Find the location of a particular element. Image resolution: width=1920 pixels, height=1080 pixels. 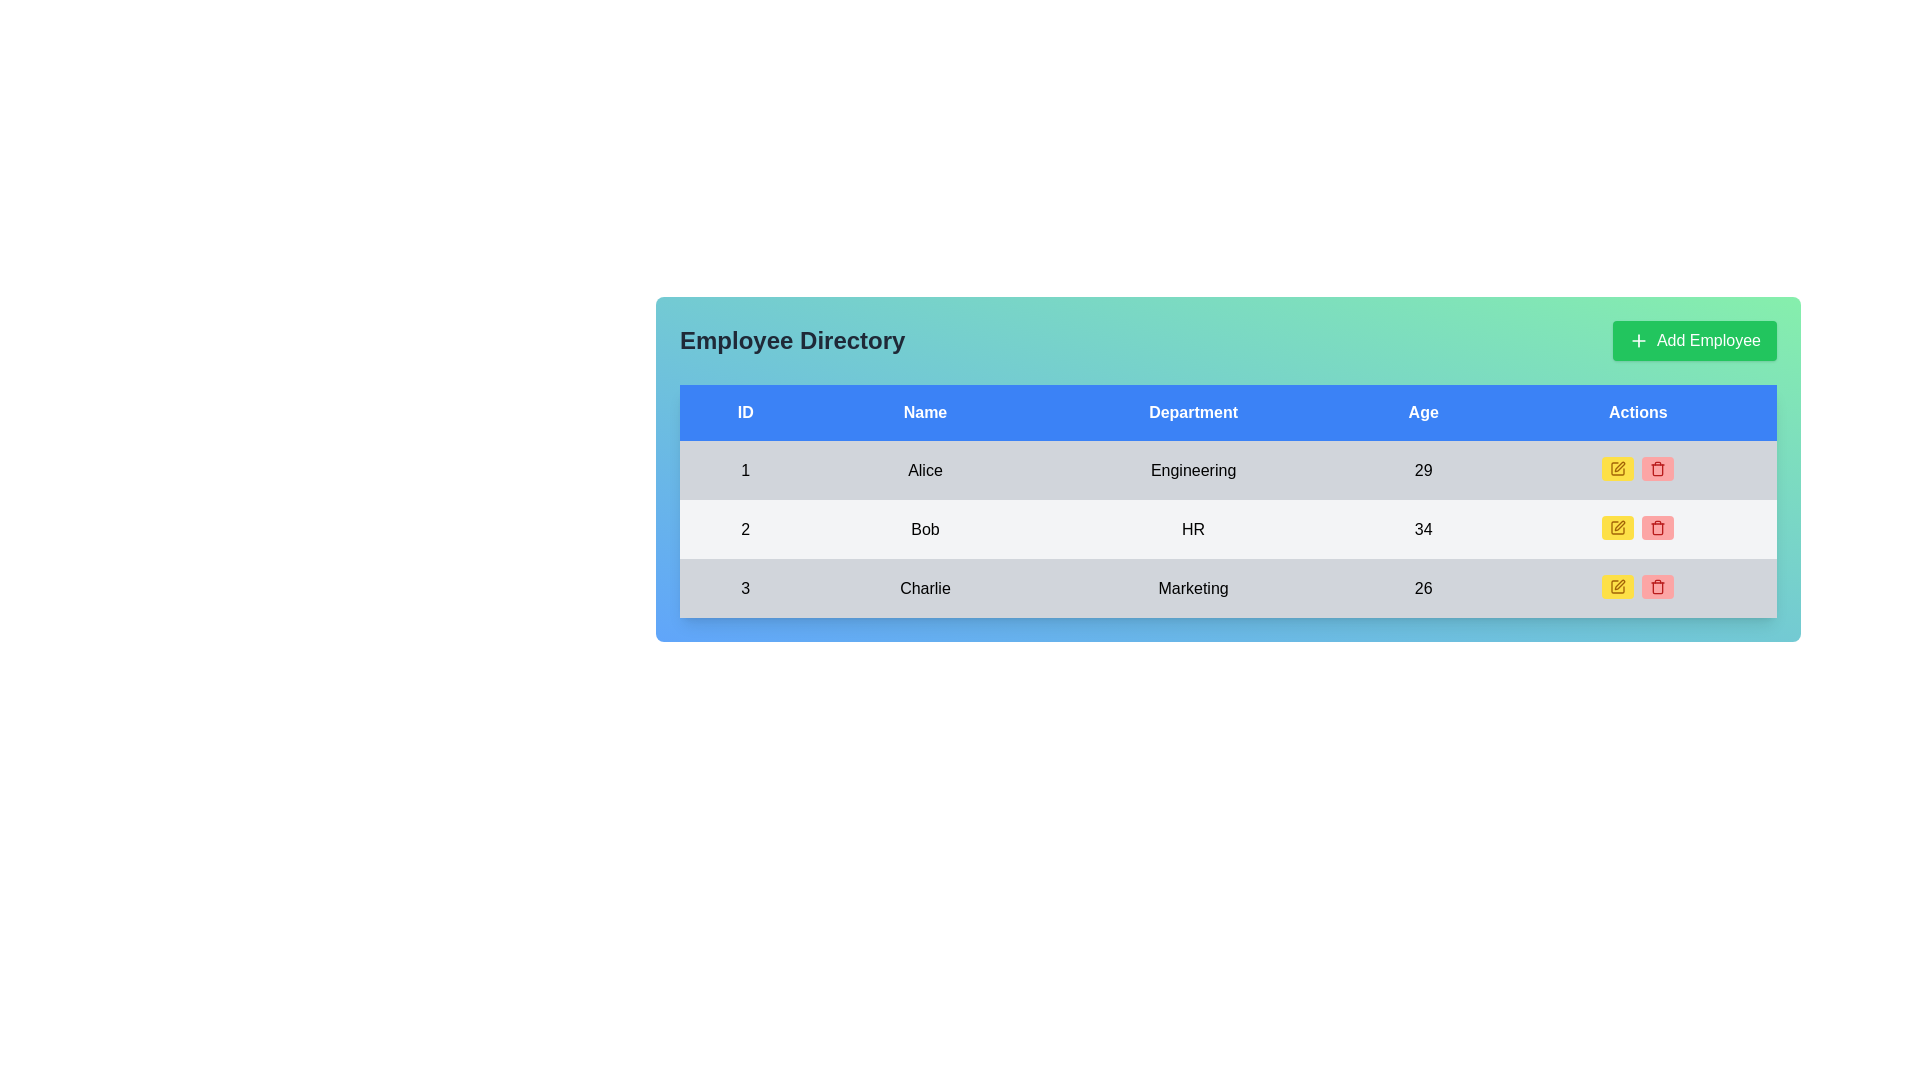

the 'Edit' button located in the second row of the table under the 'Actions' column, which is the first button in that column, to gain additional context or visual feedback is located at coordinates (1618, 527).